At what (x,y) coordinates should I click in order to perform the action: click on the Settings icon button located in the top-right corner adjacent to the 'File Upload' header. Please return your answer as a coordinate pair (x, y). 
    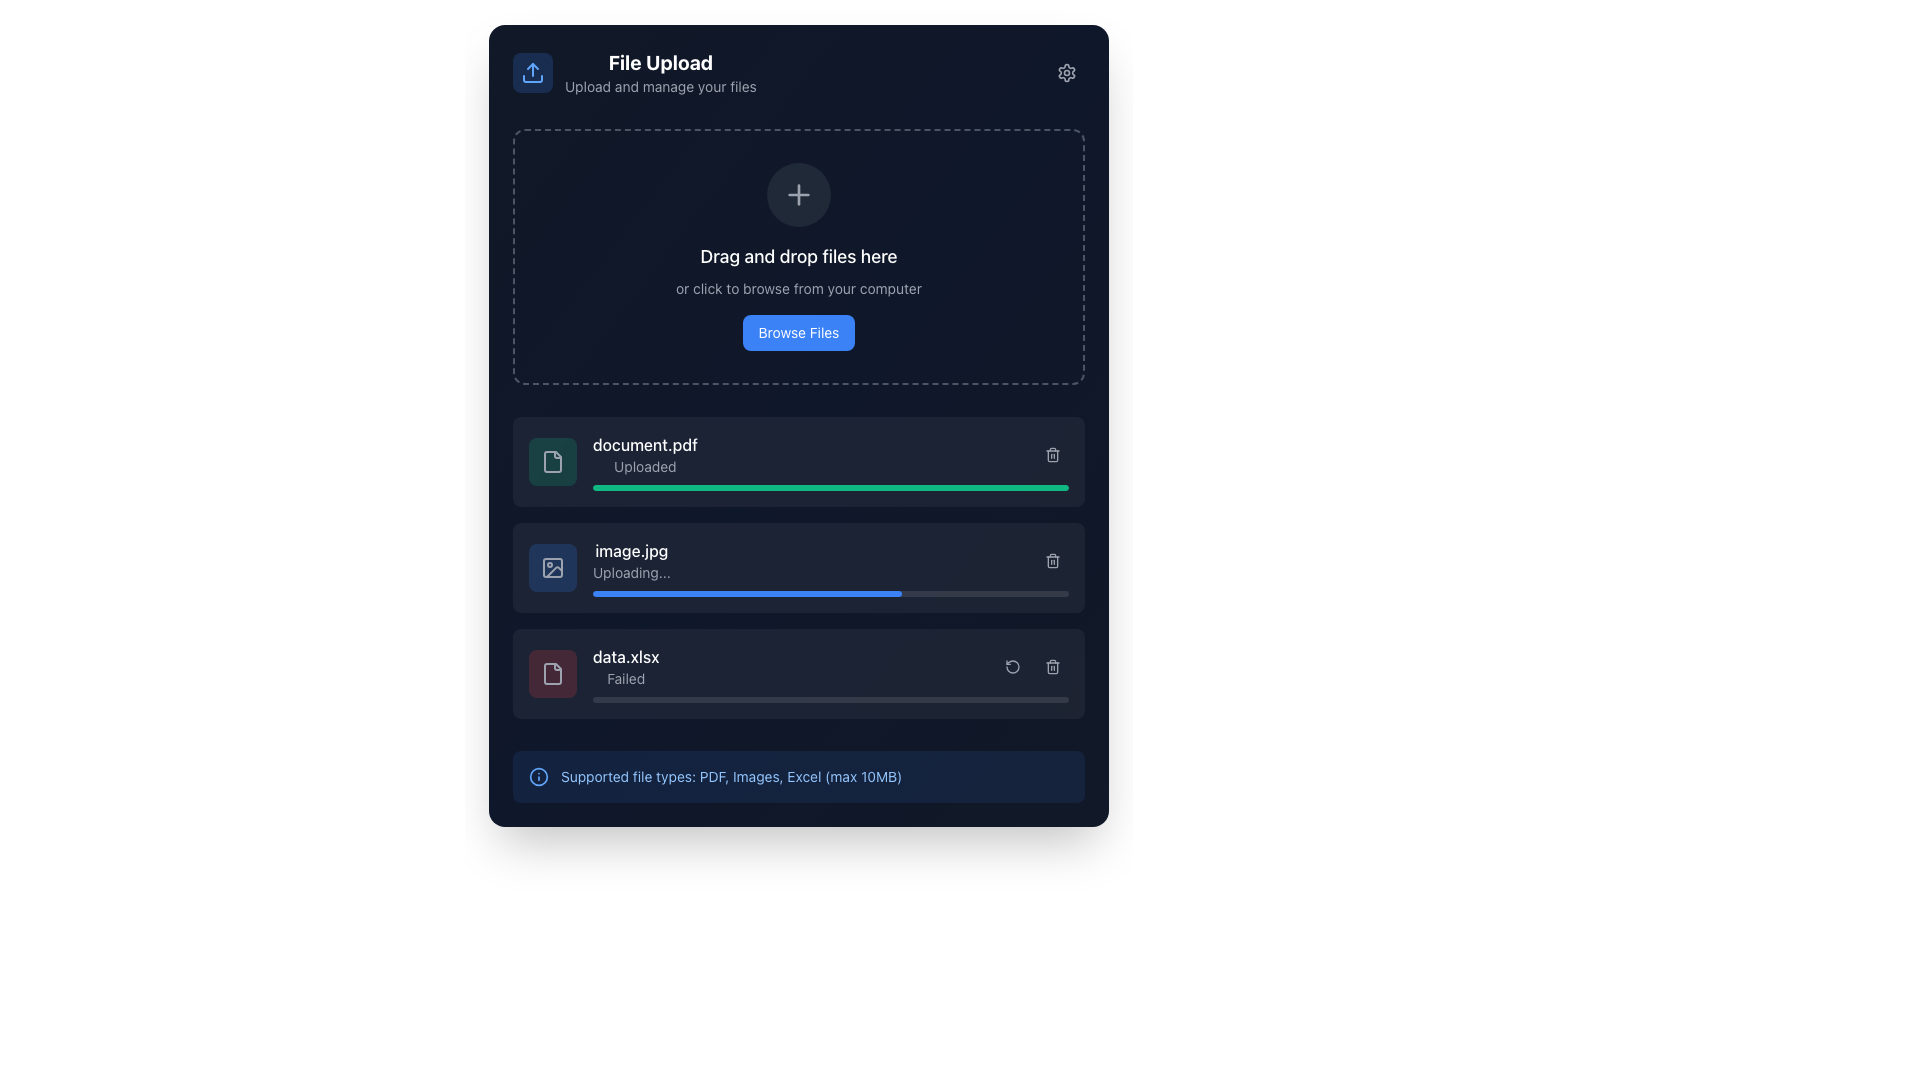
    Looking at the image, I should click on (1065, 72).